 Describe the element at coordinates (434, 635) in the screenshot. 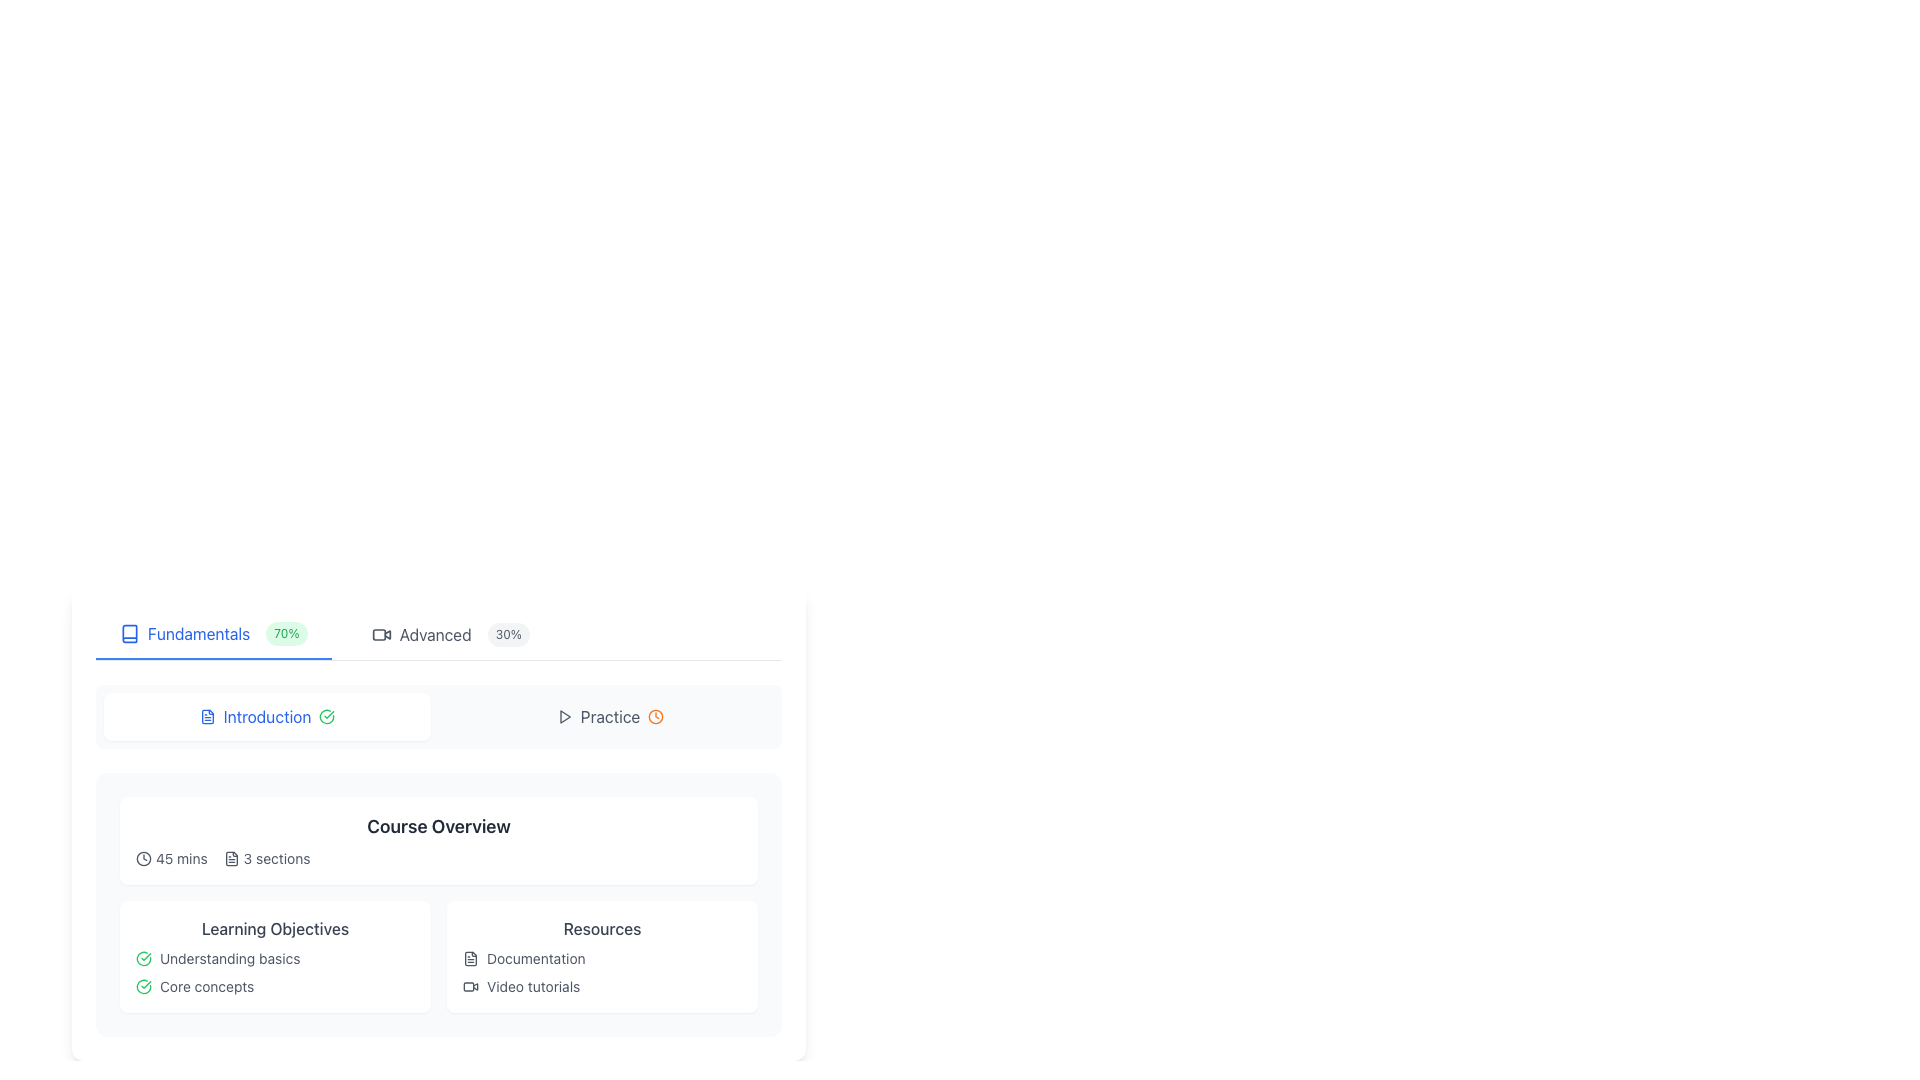

I see `text label indicating the 'Advanced' category, which is positioned between an icon and a '30%' label in the horizontal navigation row` at that location.